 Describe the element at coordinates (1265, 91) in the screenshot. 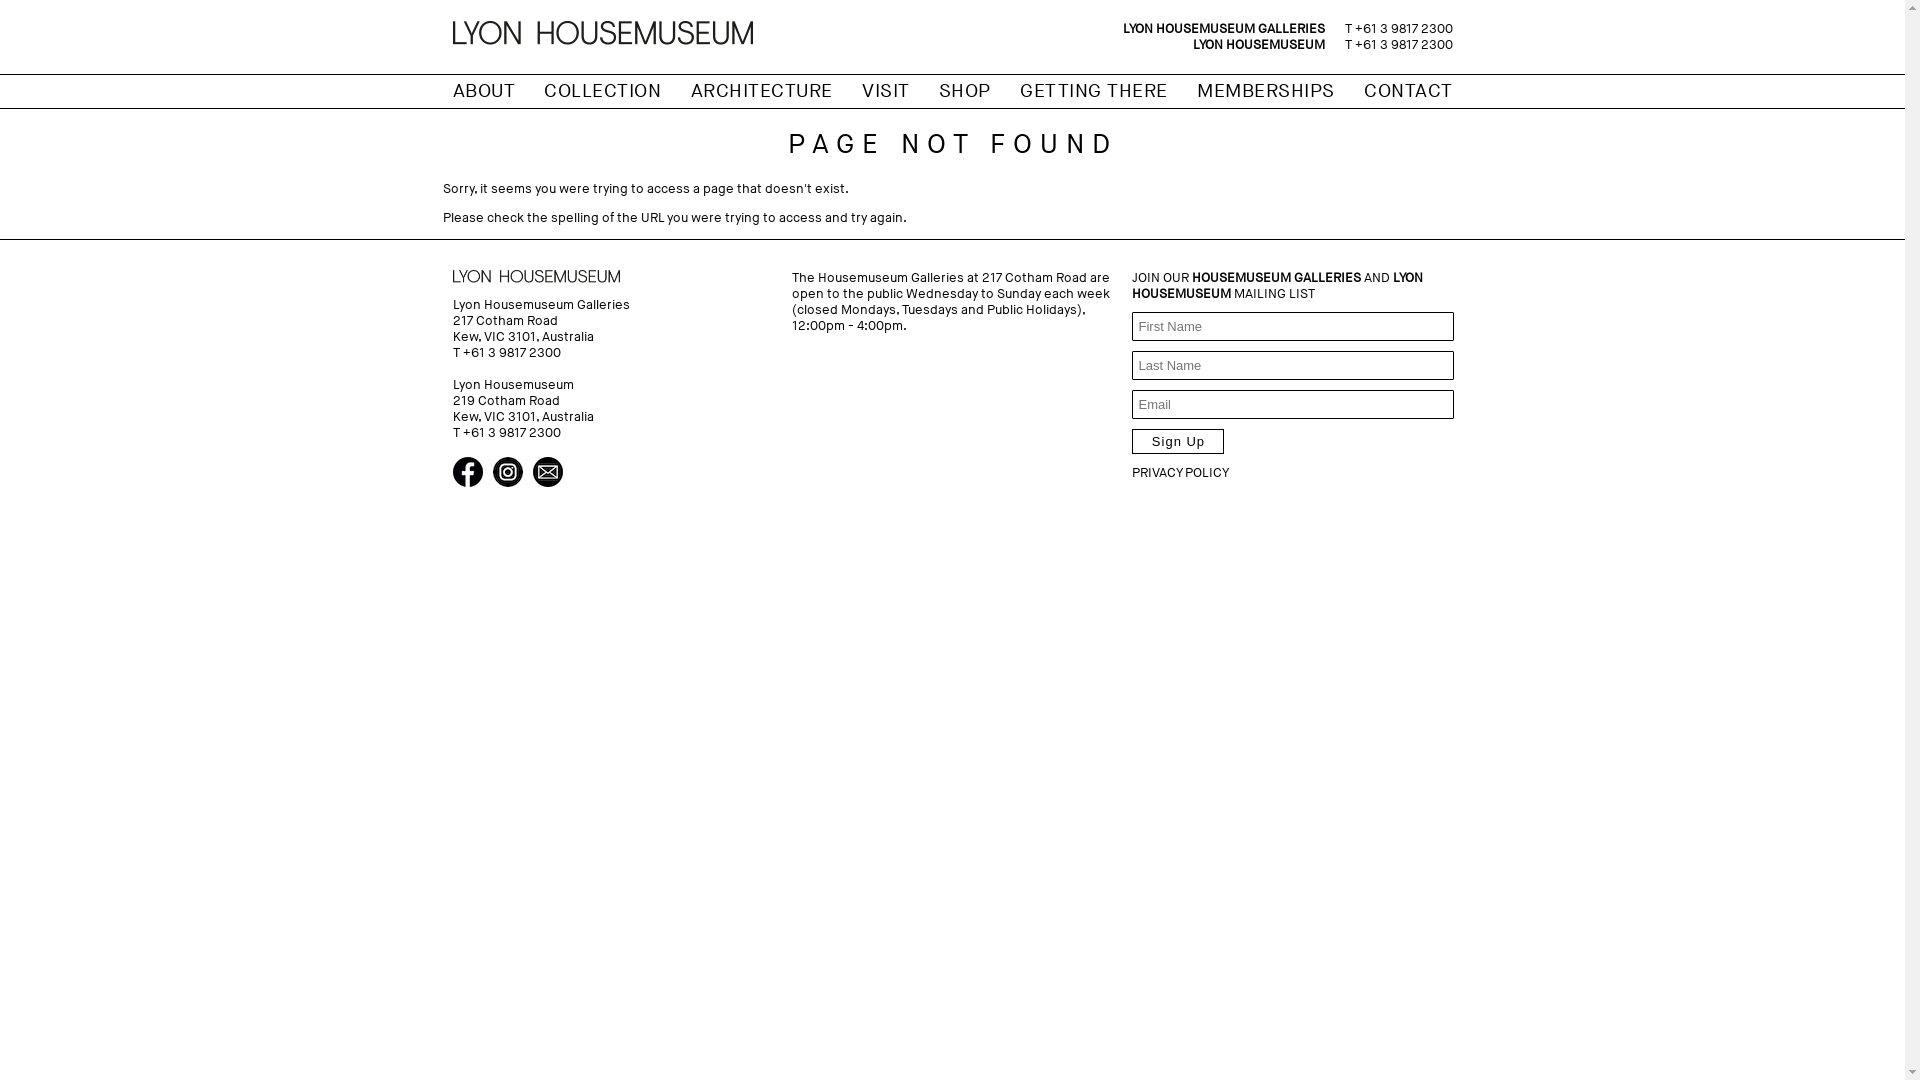

I see `'MEMBERSHIPS'` at that location.